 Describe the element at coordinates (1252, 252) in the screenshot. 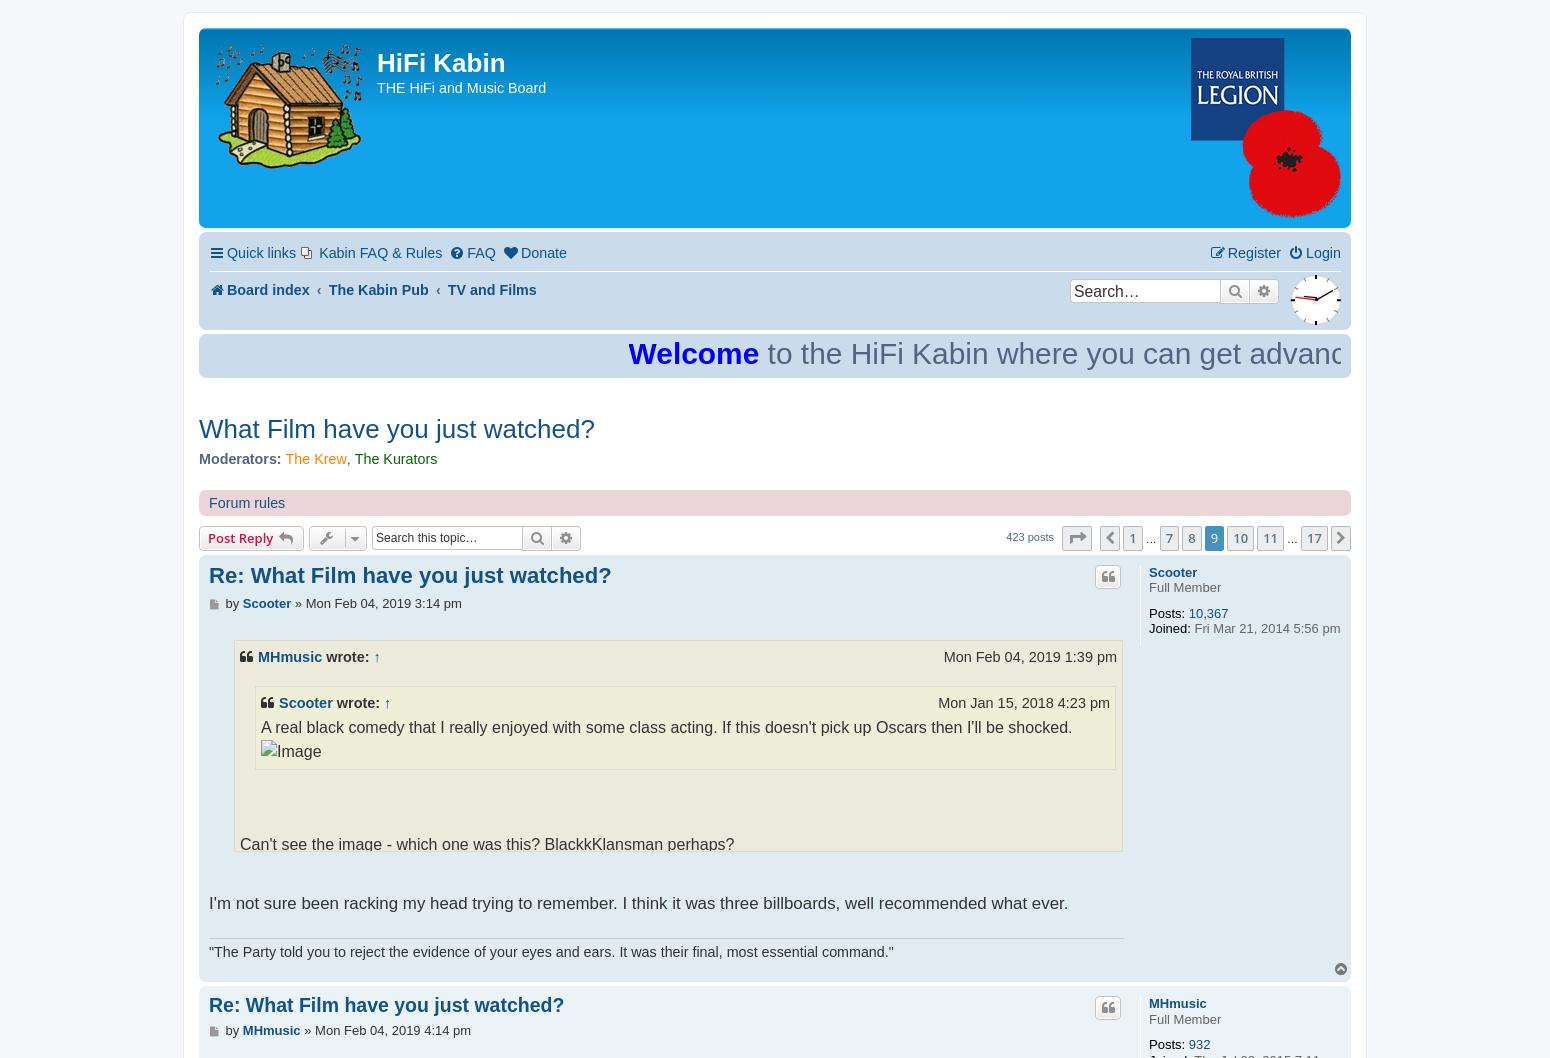

I see `'Register'` at that location.